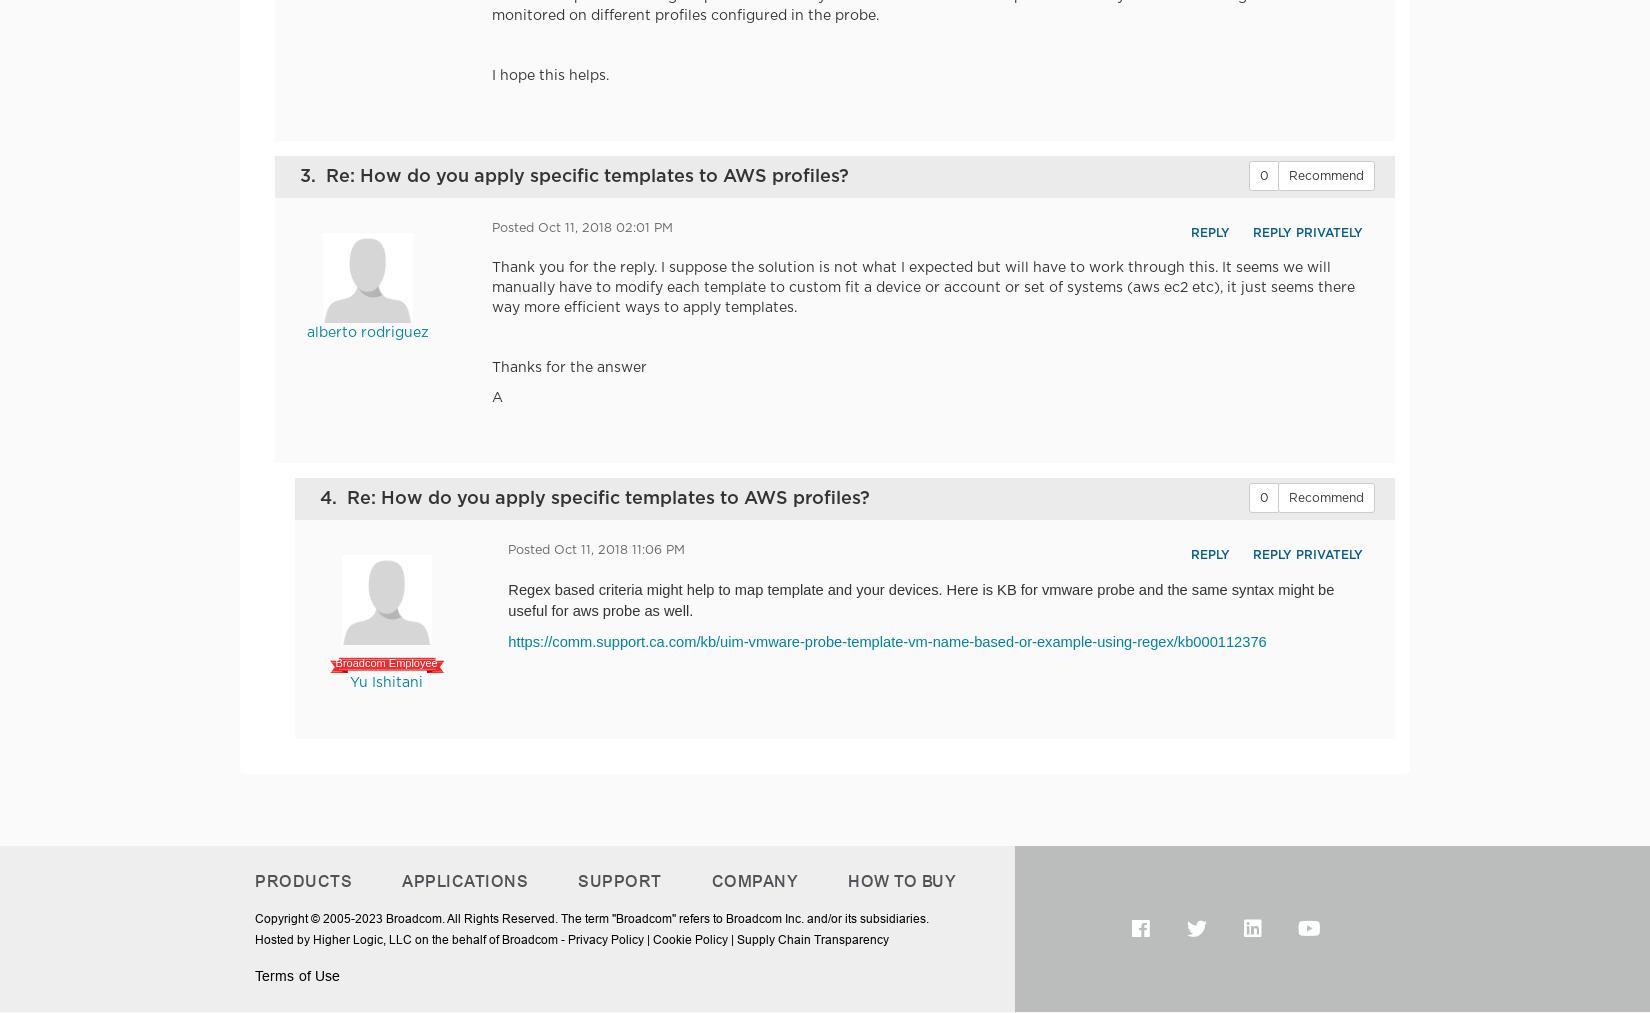 The image size is (1650, 1013). I want to click on '4.', so click(333, 496).